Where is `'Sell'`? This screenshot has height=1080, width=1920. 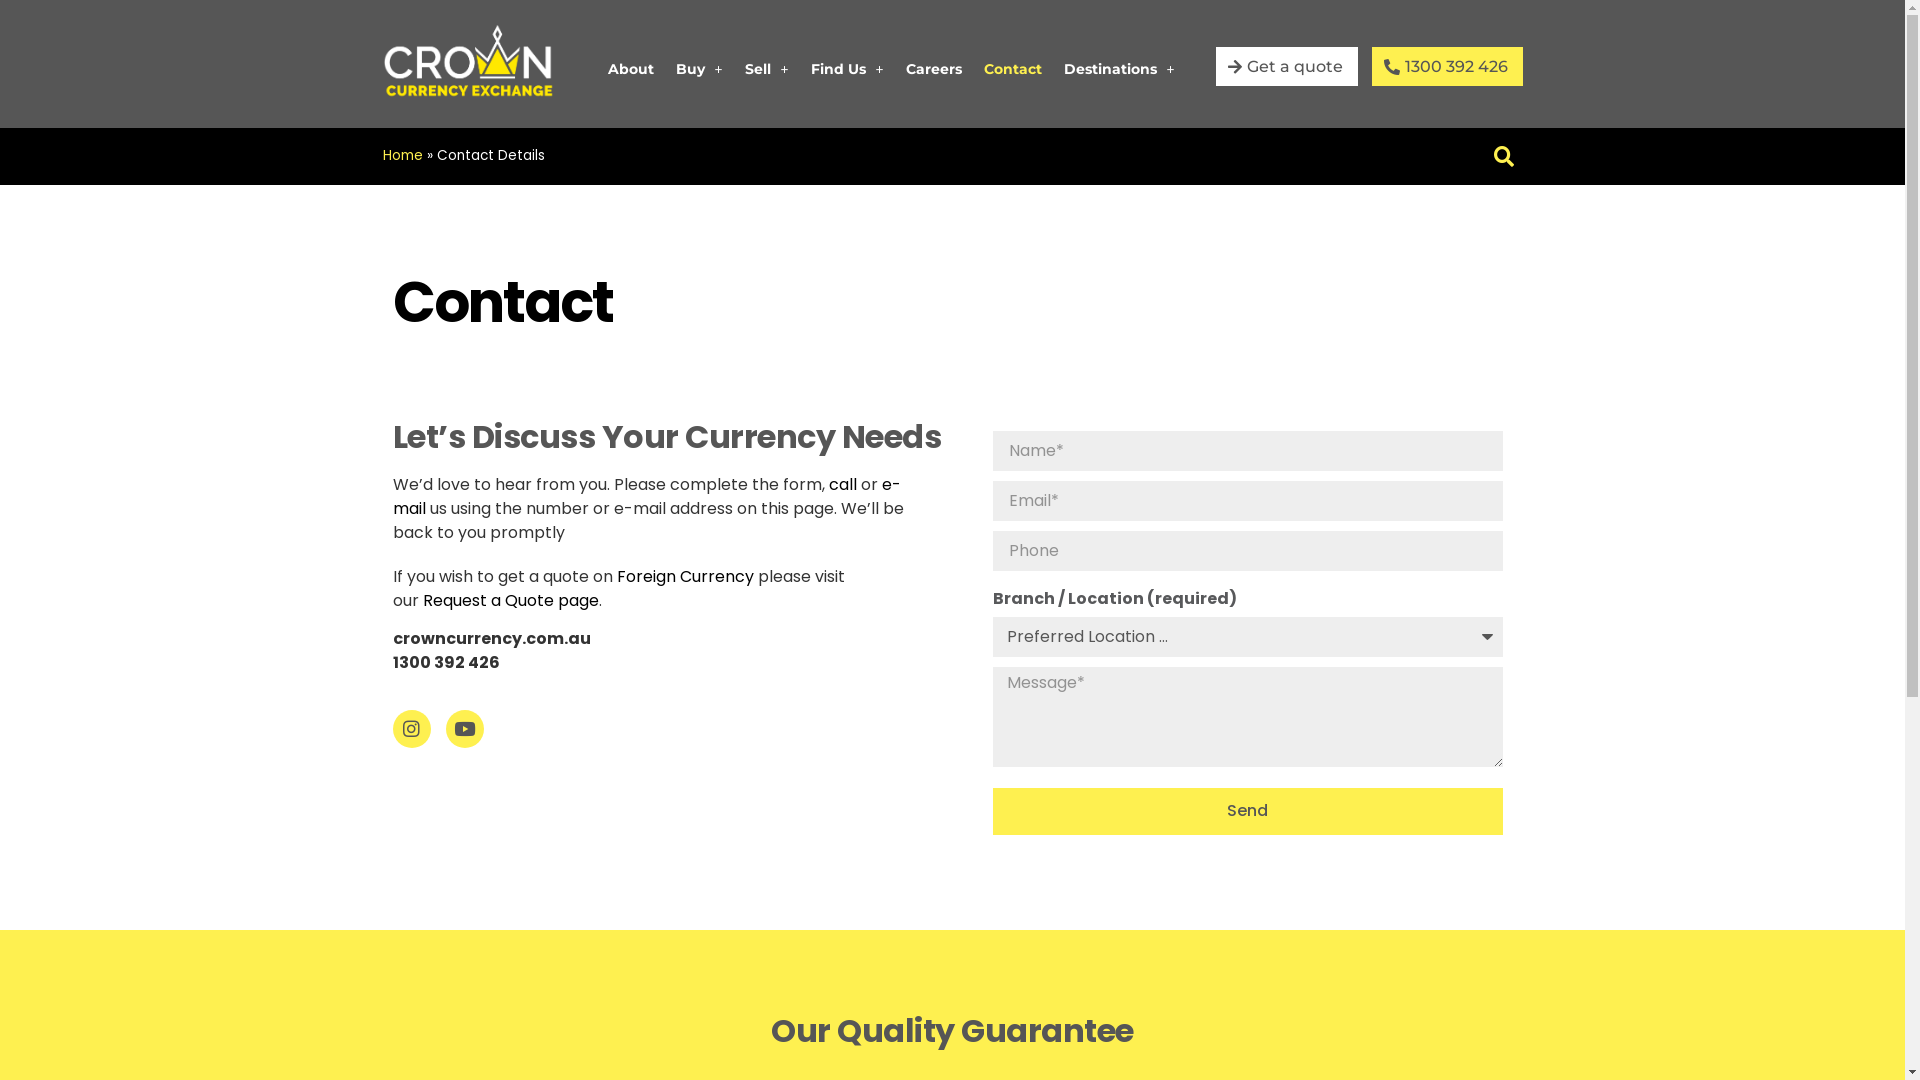 'Sell' is located at coordinates (766, 68).